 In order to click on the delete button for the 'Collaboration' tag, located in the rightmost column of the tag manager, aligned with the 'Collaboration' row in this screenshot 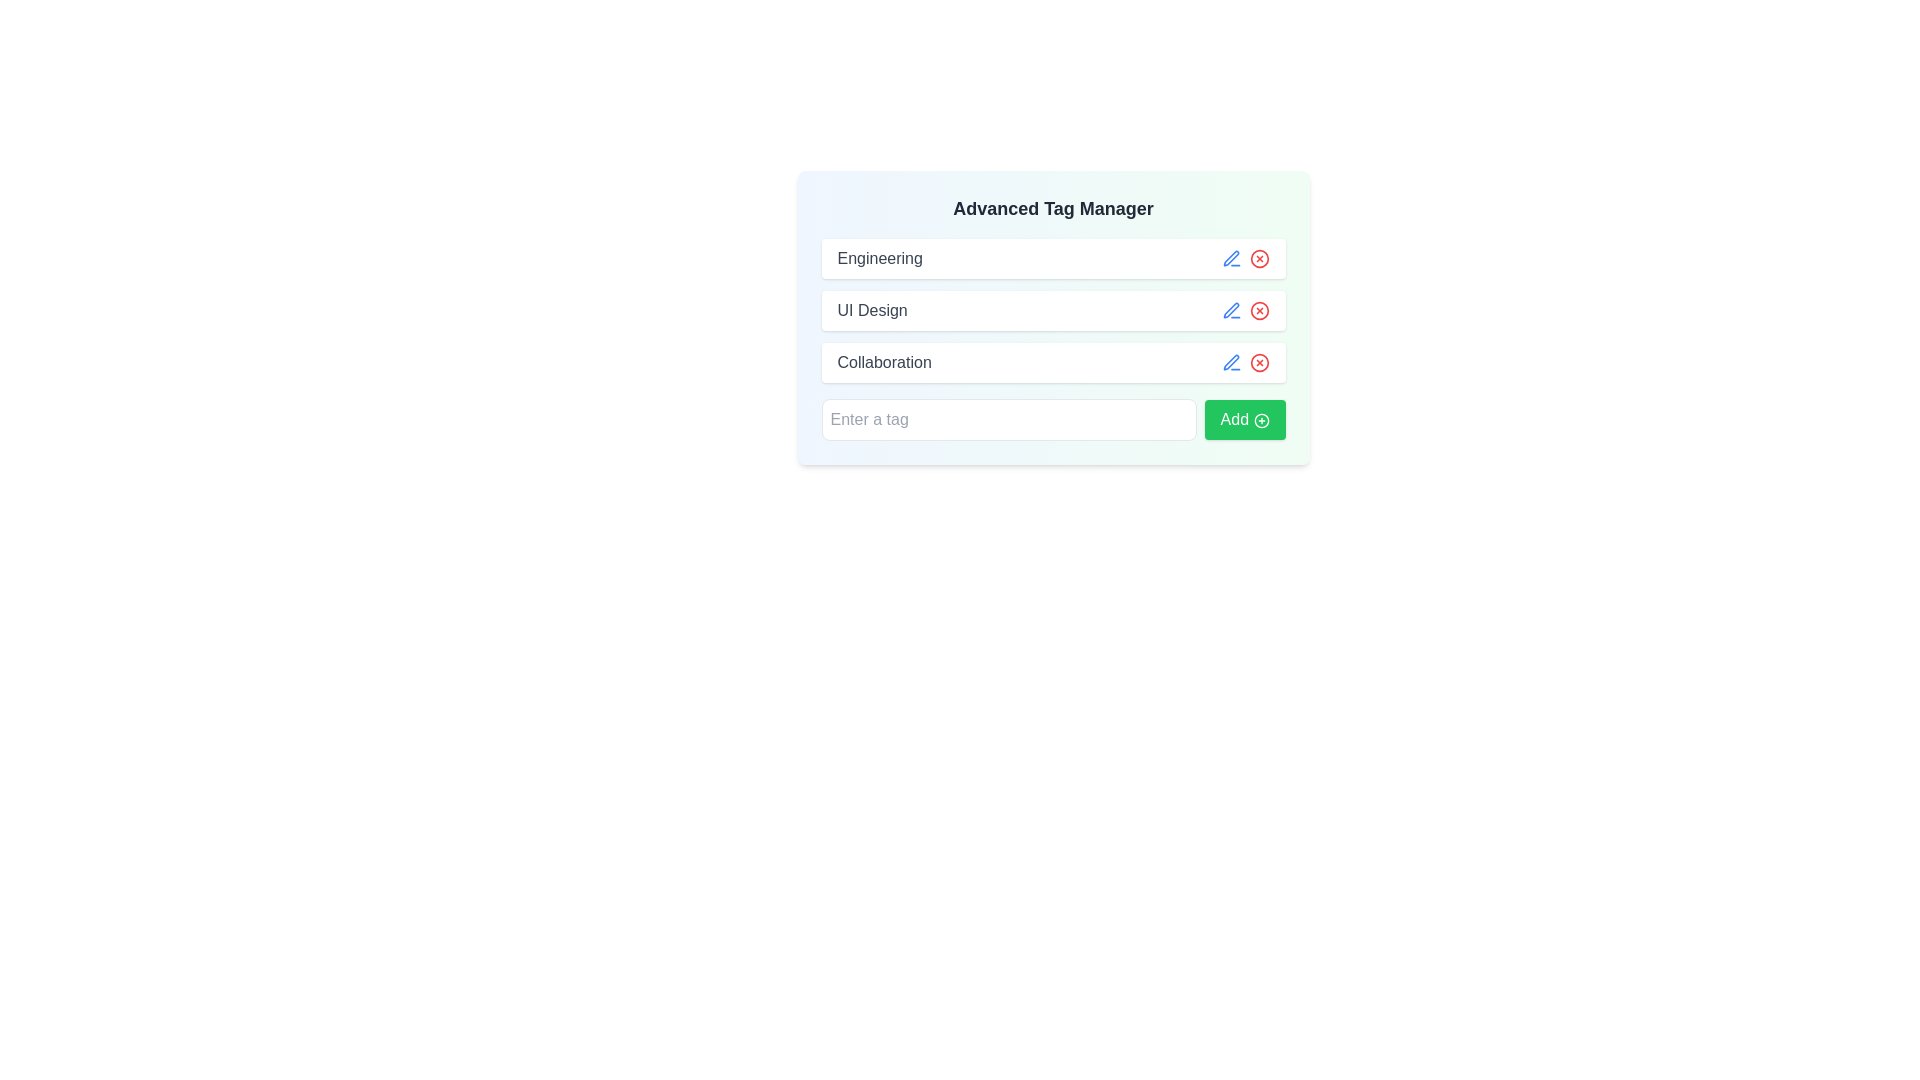, I will do `click(1258, 362)`.